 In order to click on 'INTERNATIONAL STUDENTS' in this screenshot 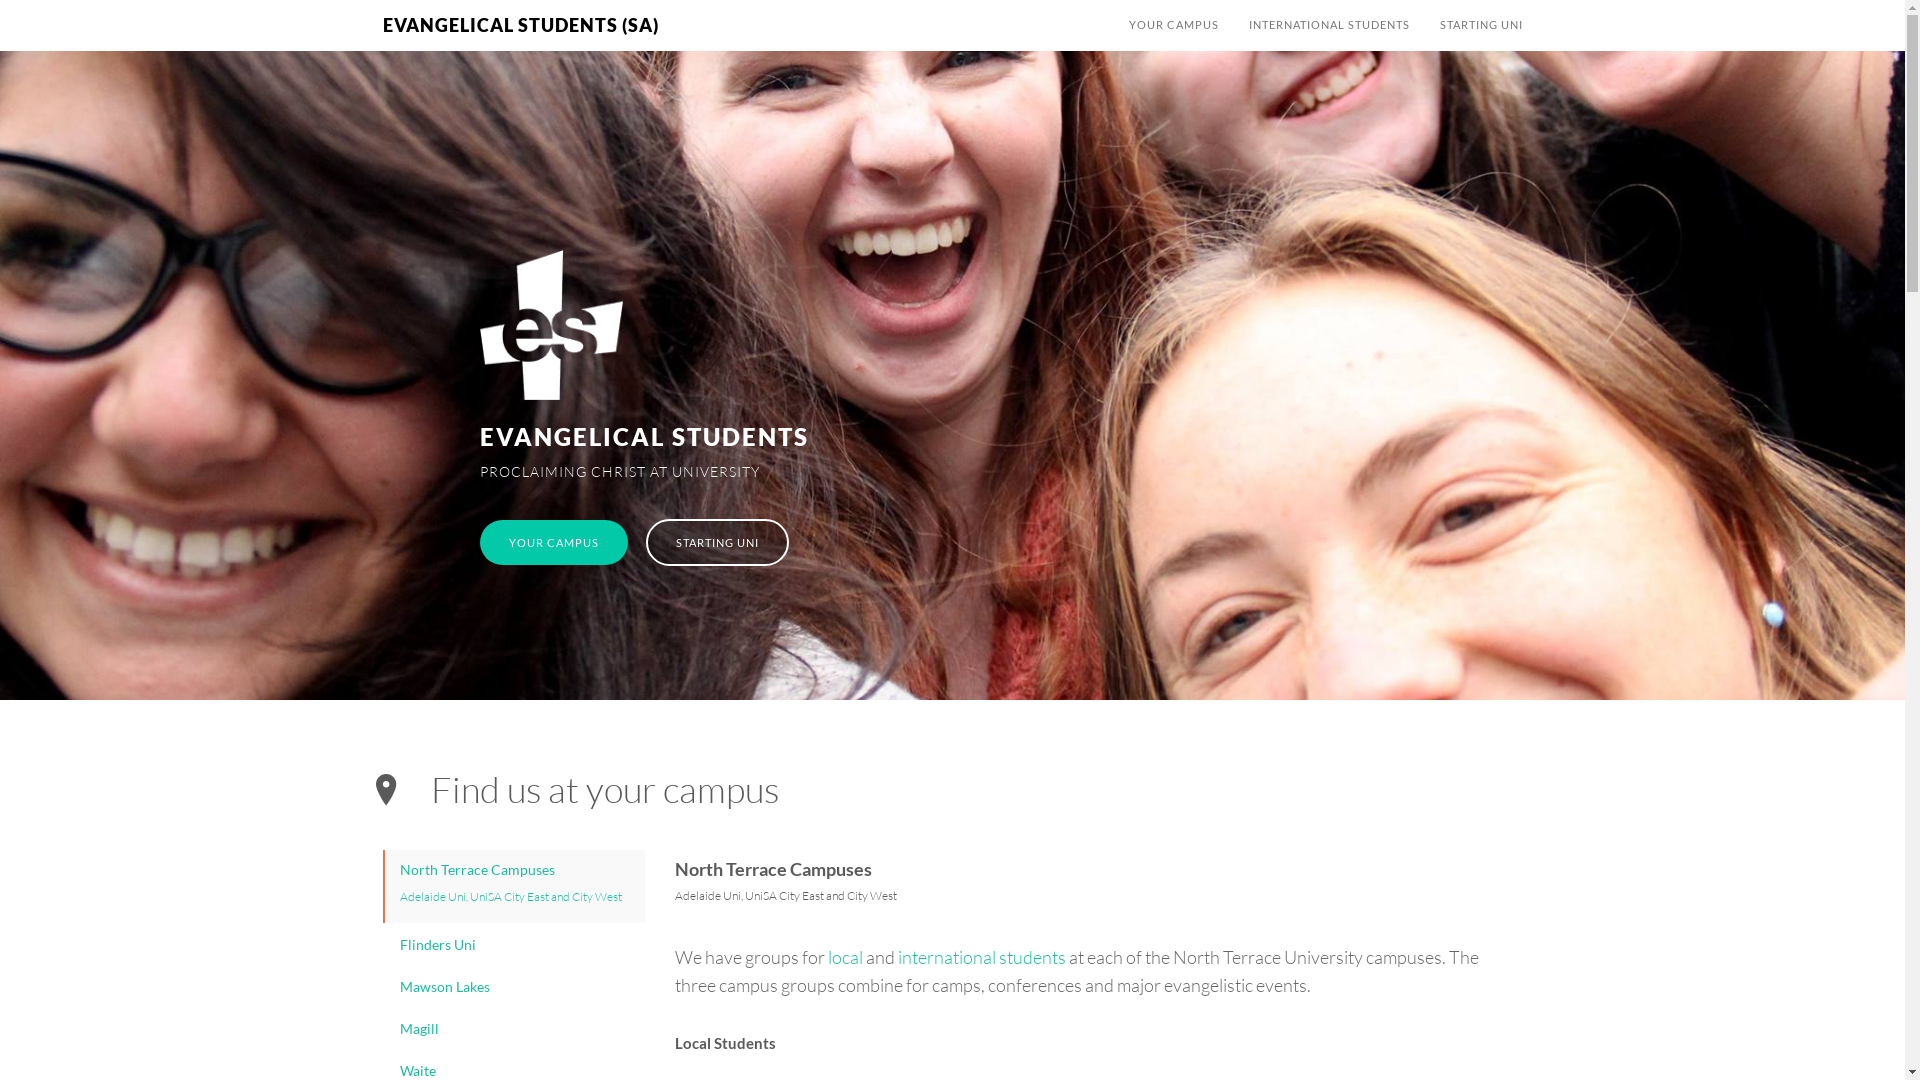, I will do `click(1329, 24)`.